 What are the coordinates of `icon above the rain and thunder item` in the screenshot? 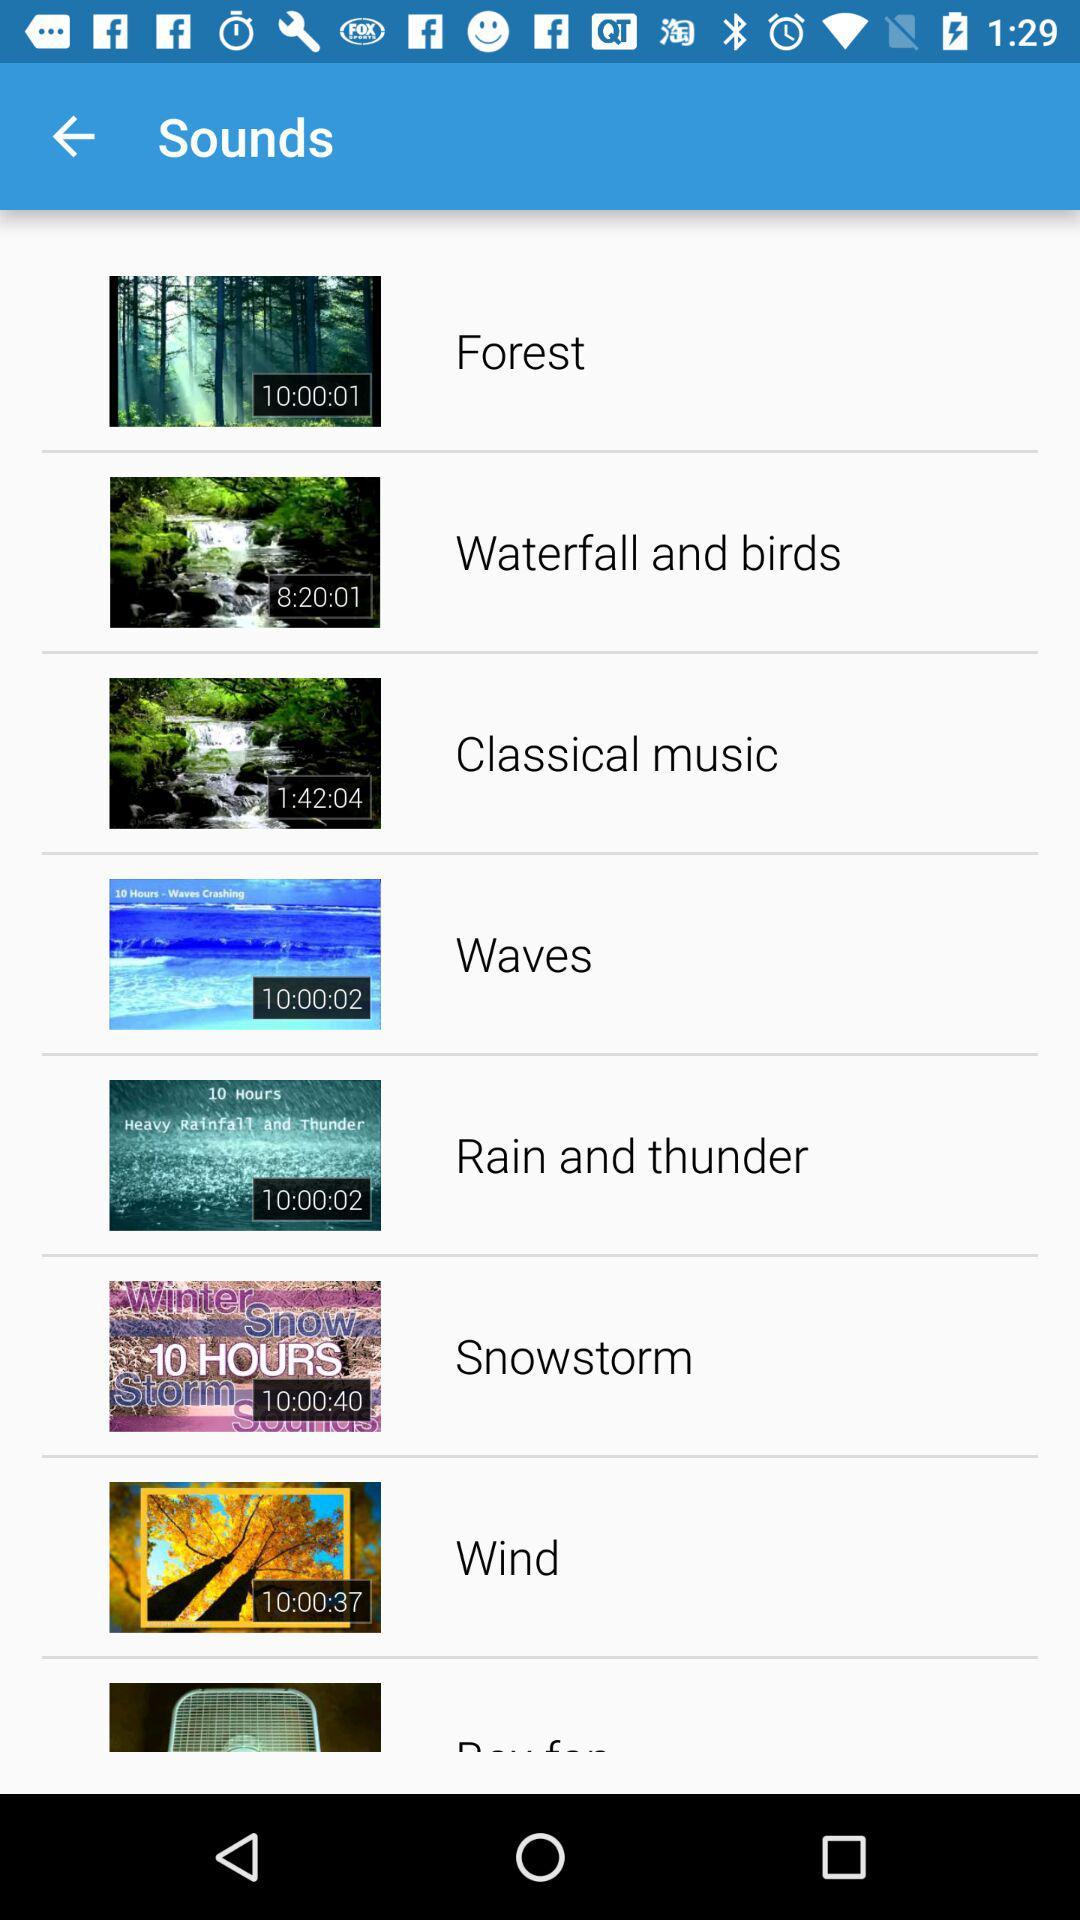 It's located at (739, 953).